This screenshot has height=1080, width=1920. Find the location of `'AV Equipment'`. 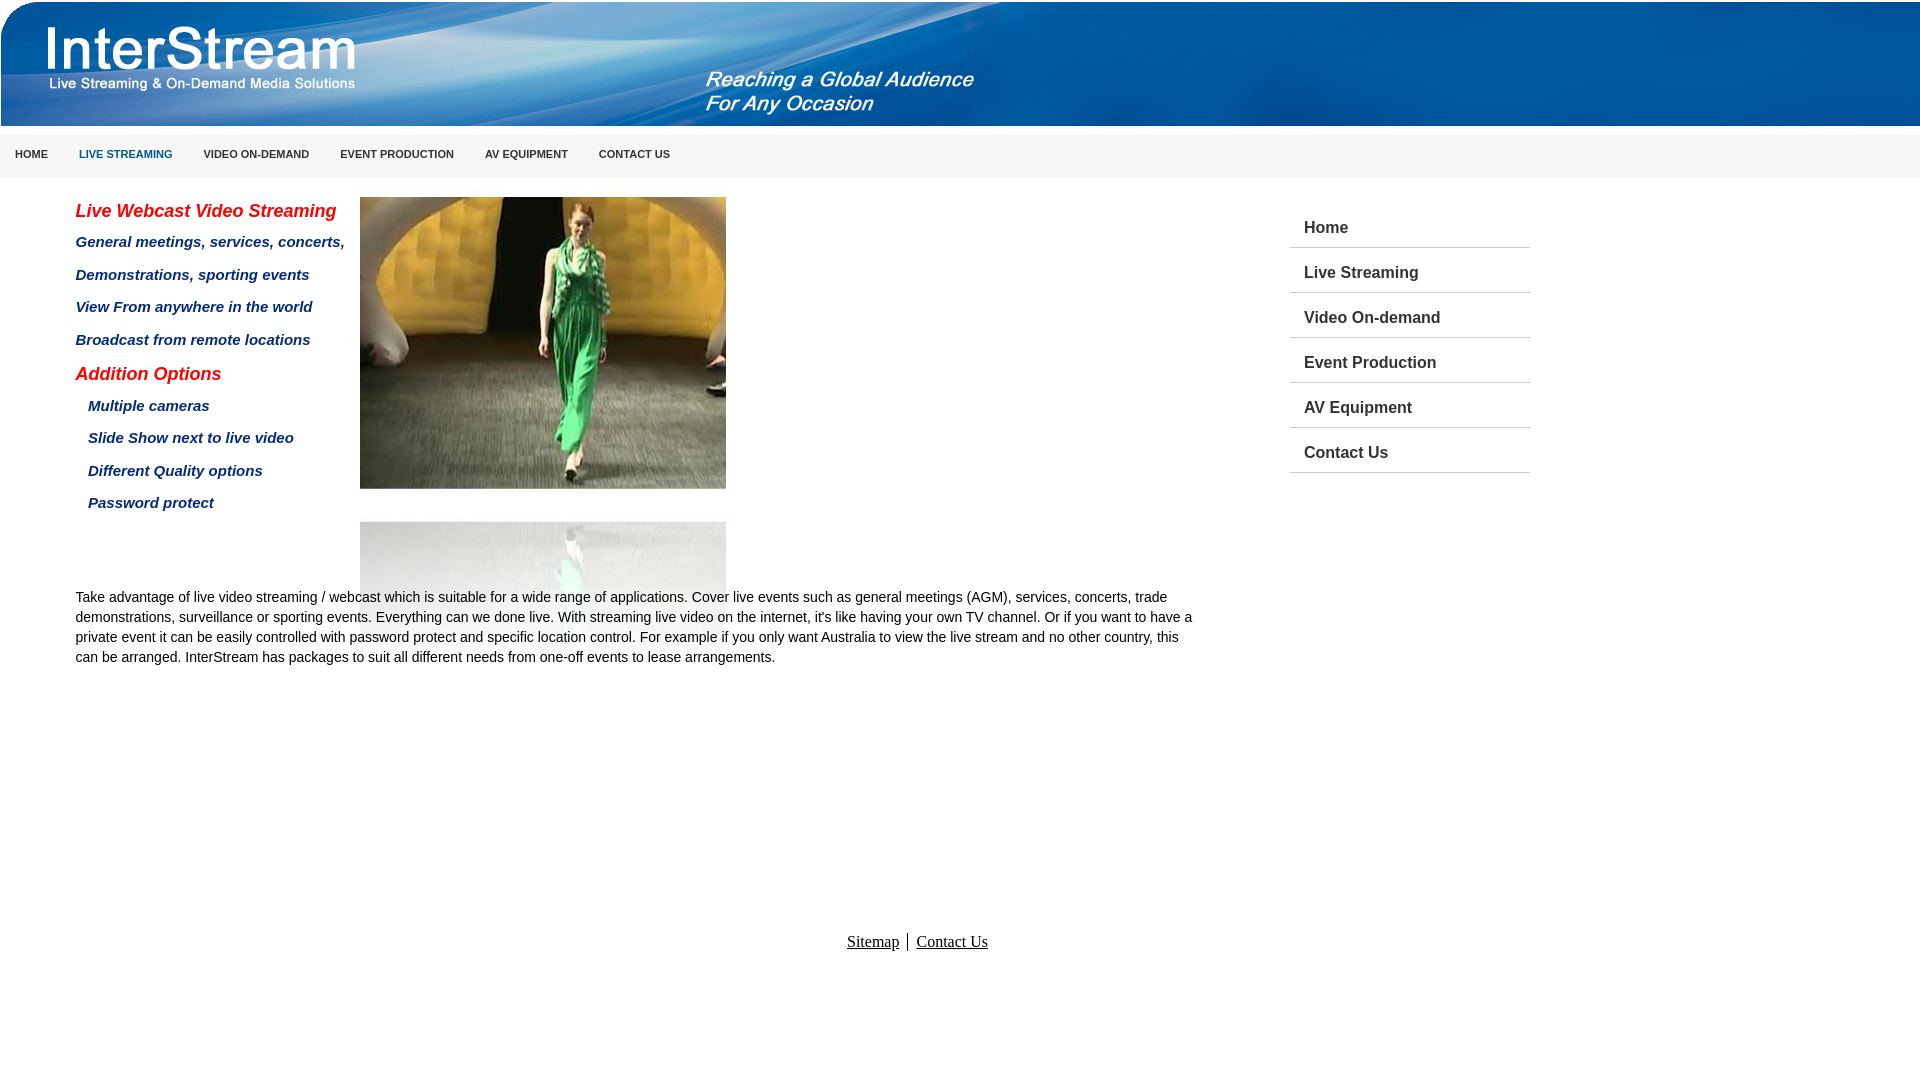

'AV Equipment' is located at coordinates (1415, 405).